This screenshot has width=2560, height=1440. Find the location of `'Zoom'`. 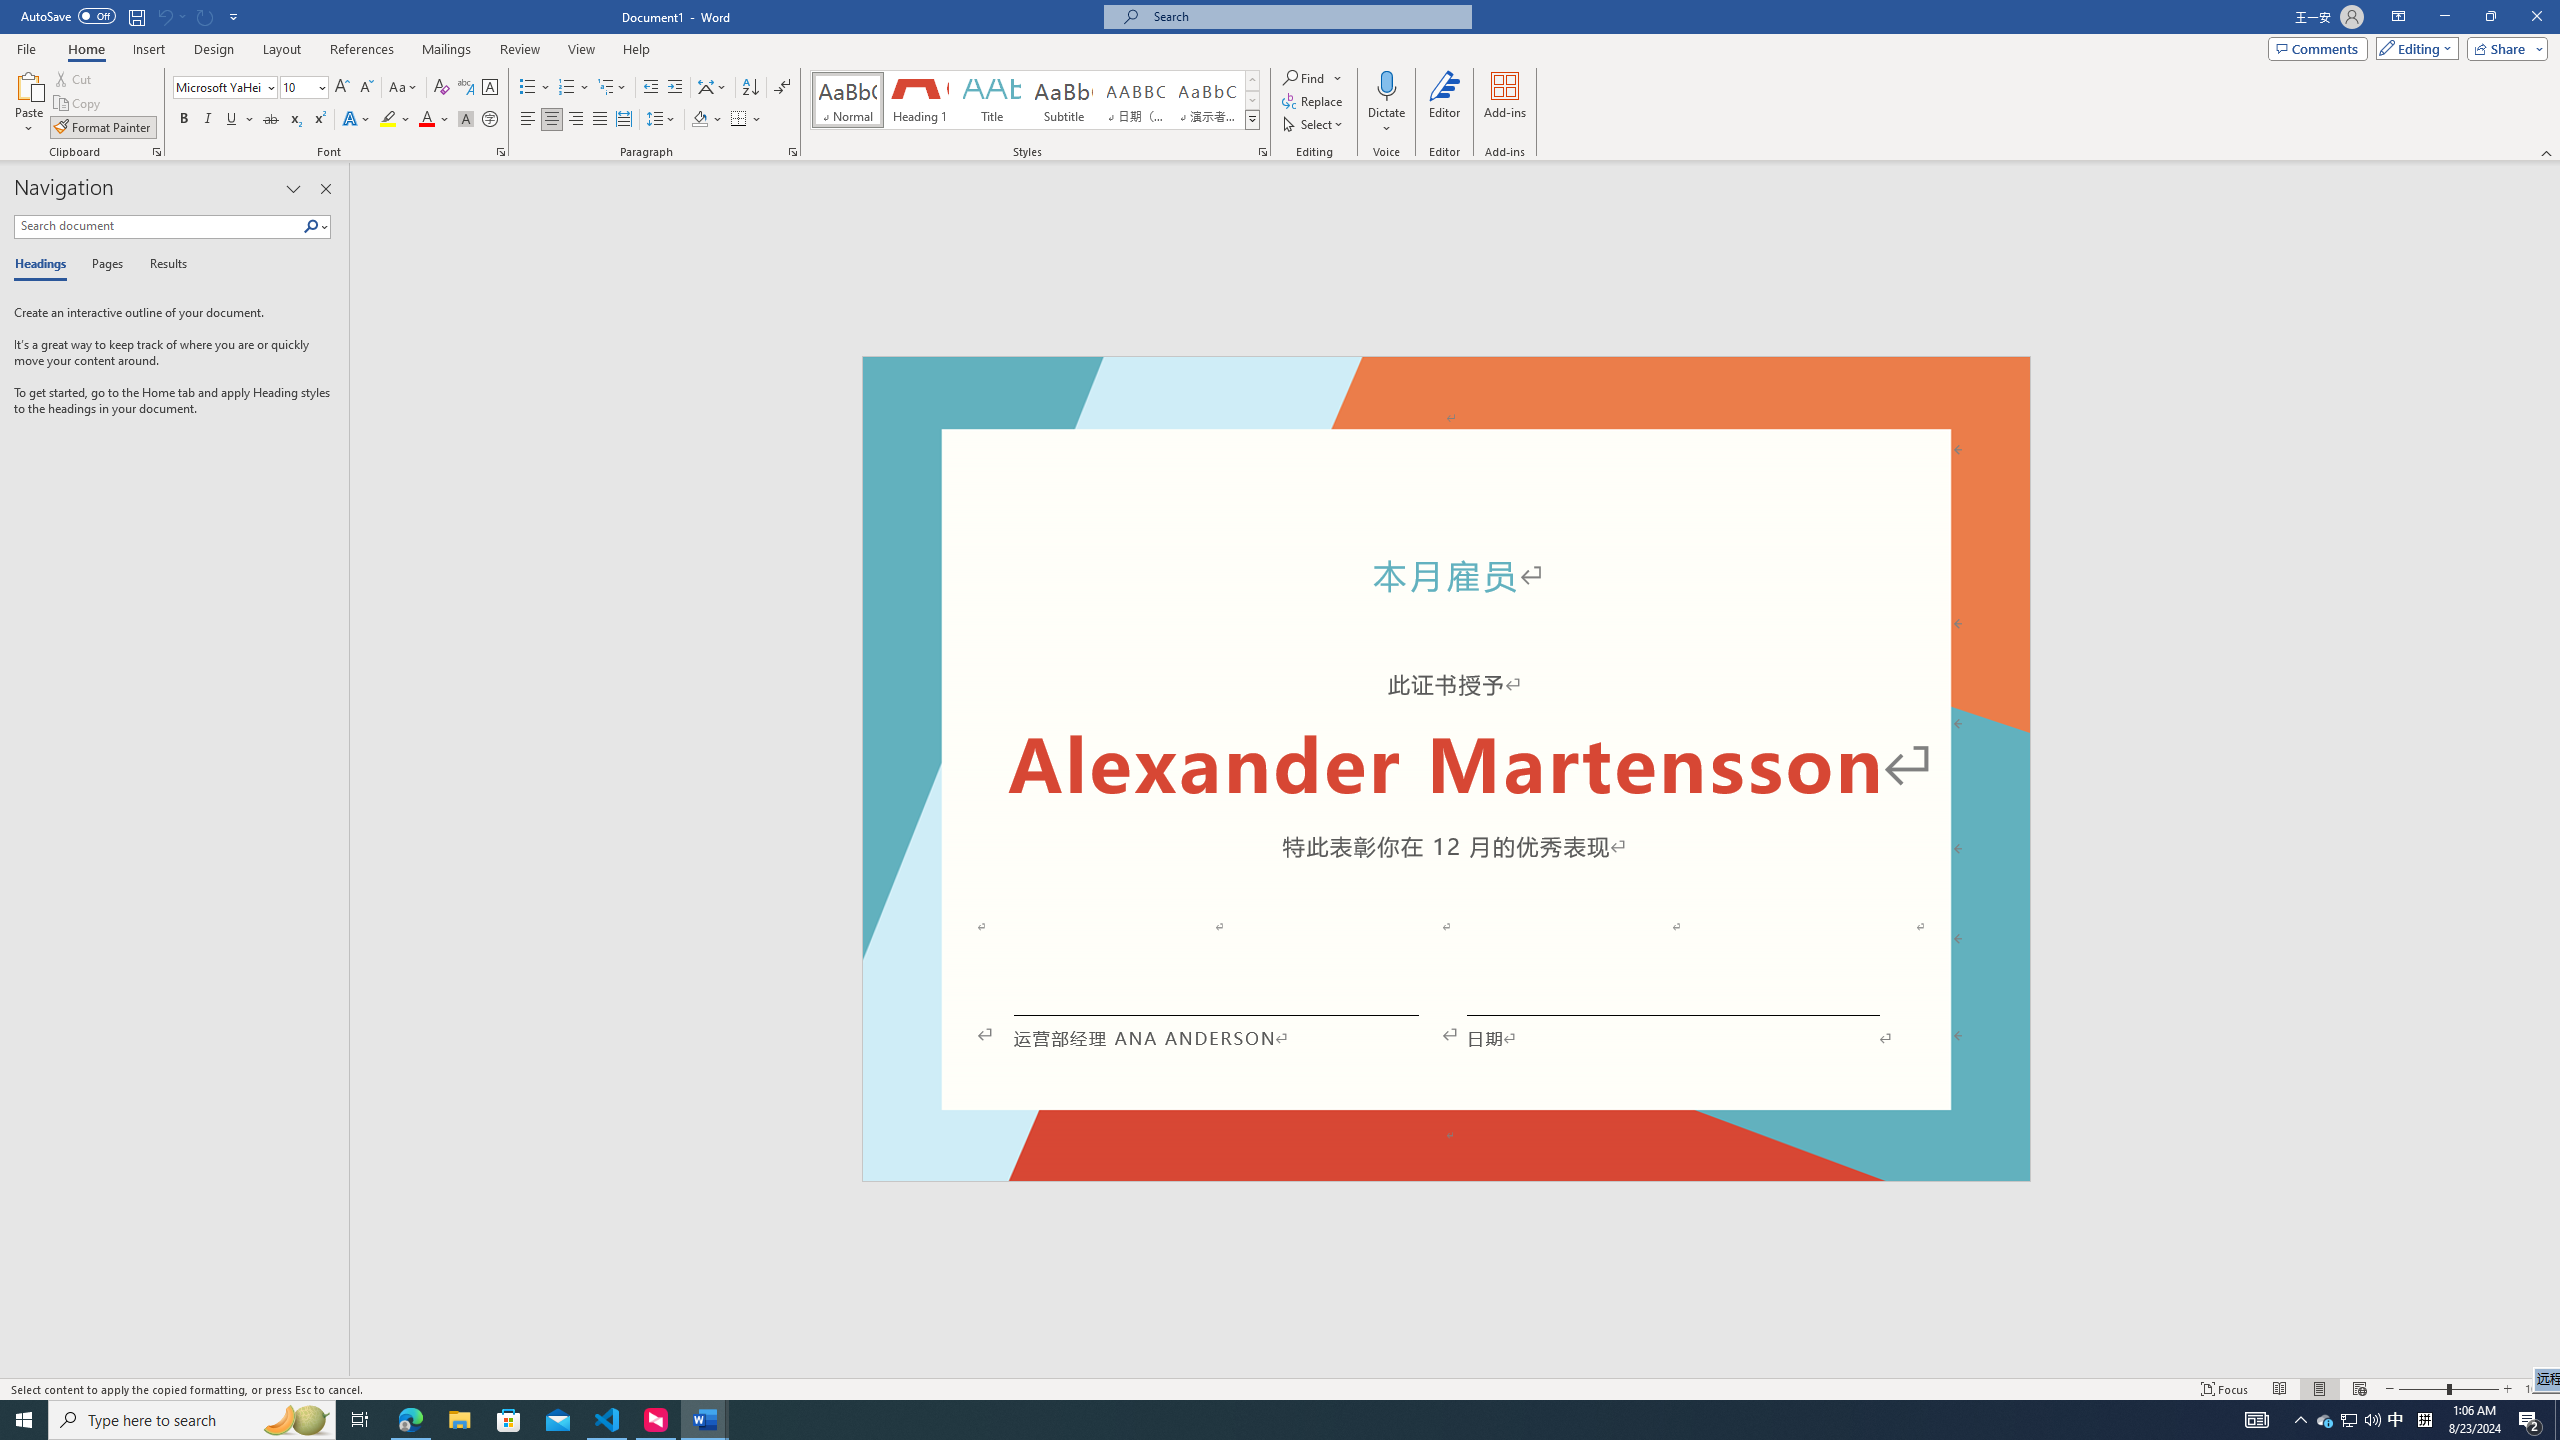

'Zoom' is located at coordinates (2447, 1389).